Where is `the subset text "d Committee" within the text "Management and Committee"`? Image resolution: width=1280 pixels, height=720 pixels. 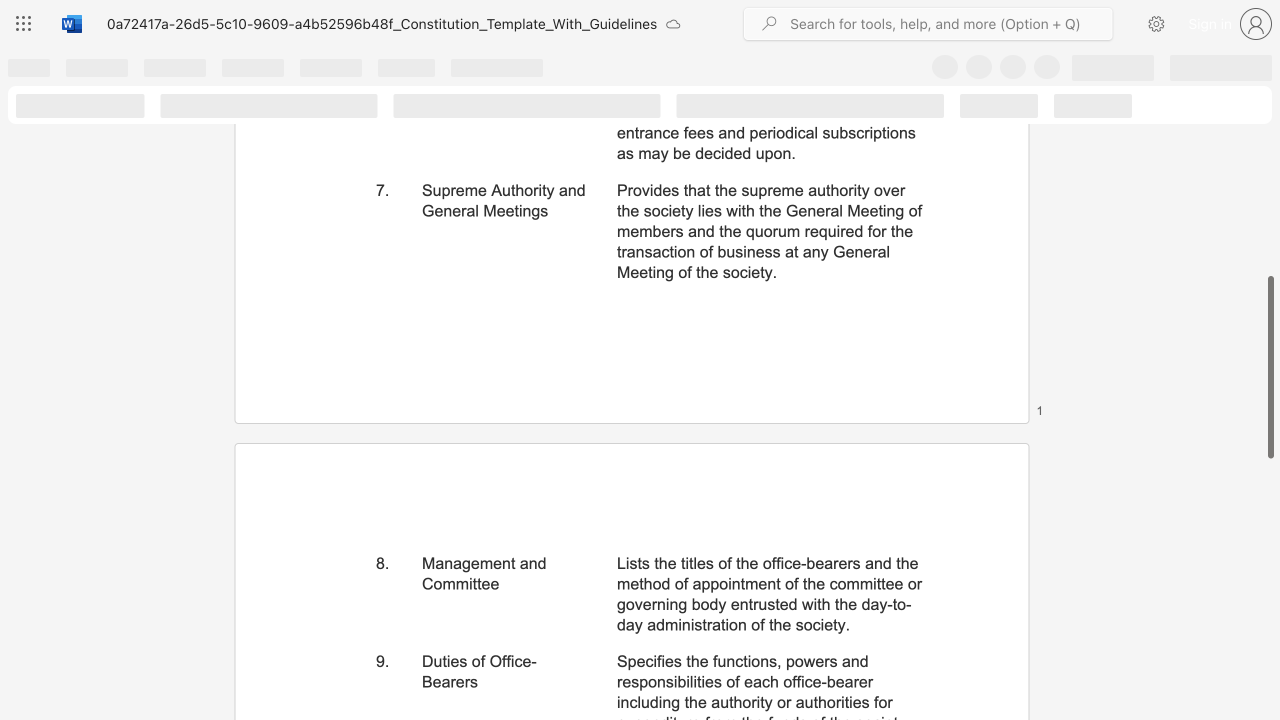 the subset text "d Committee" within the text "Management and Committee" is located at coordinates (537, 563).